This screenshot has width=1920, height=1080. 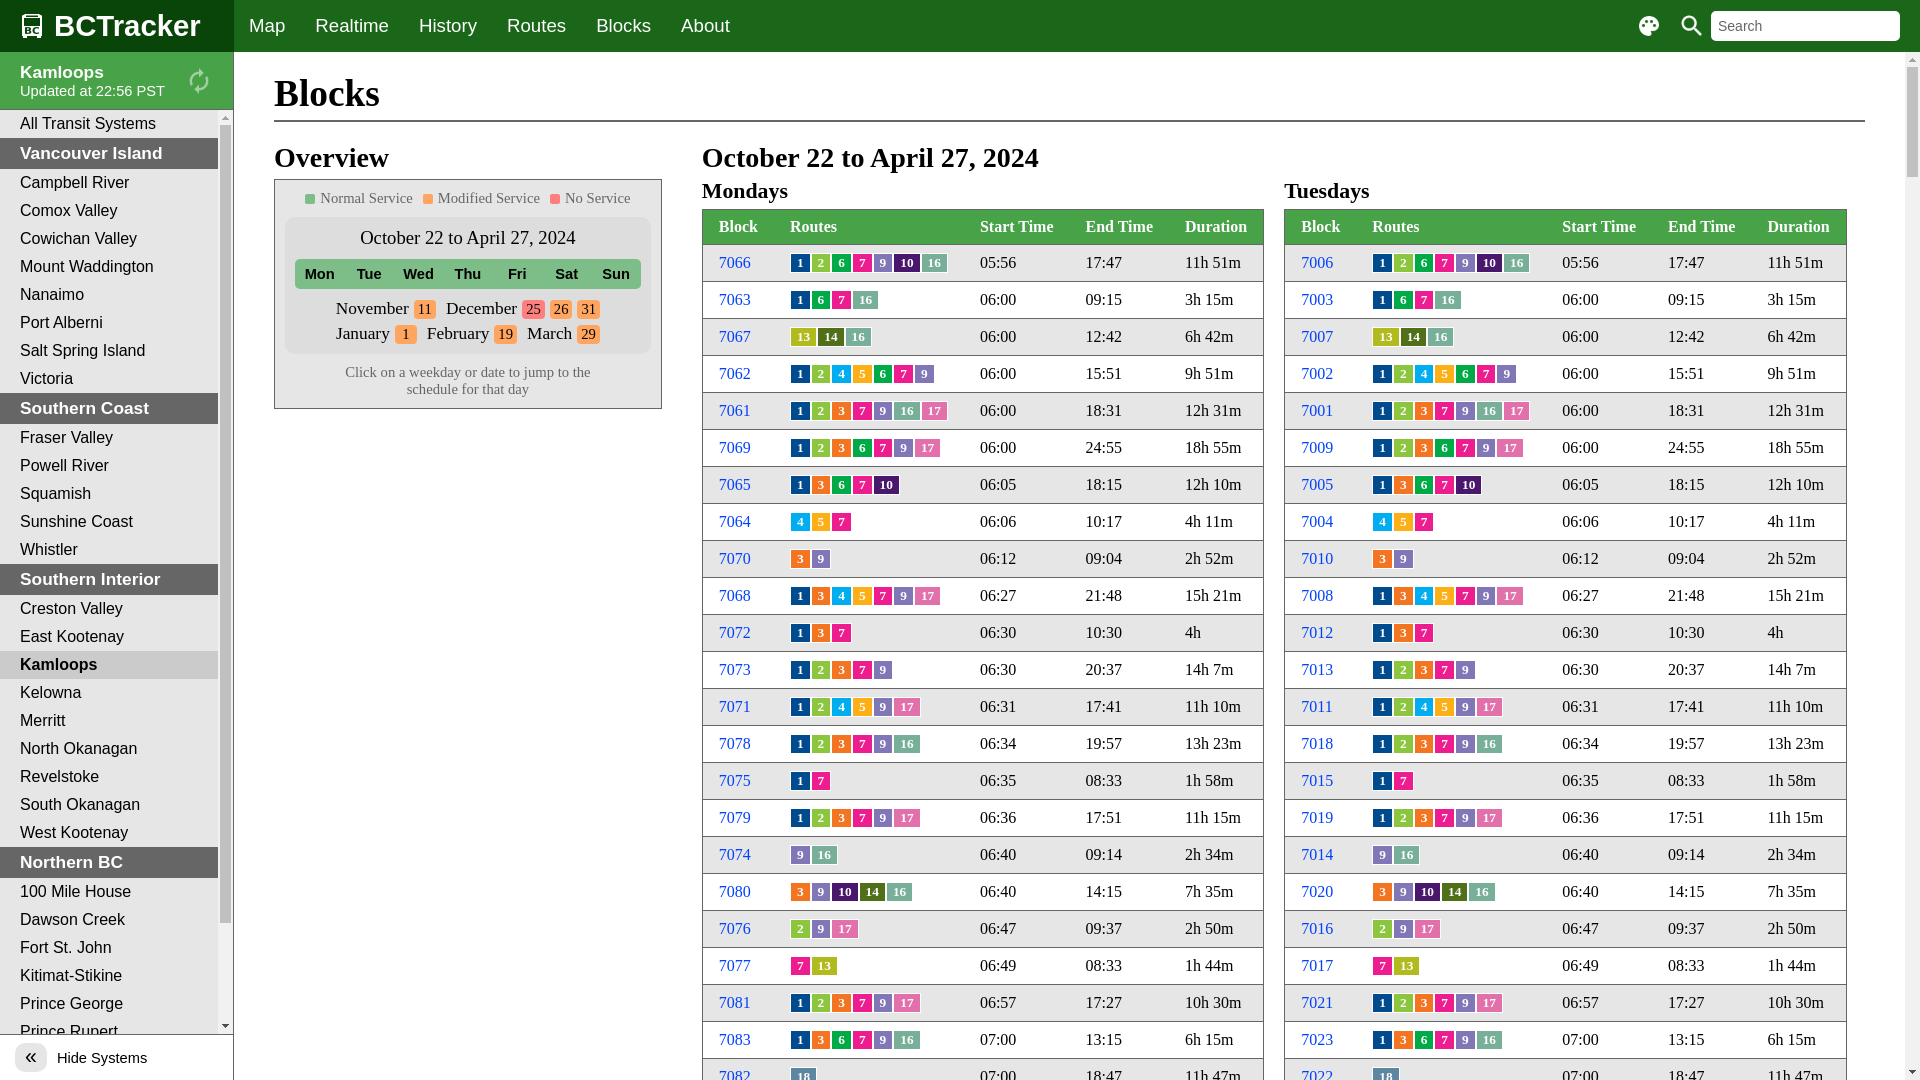 I want to click on '16', so click(x=824, y=855).